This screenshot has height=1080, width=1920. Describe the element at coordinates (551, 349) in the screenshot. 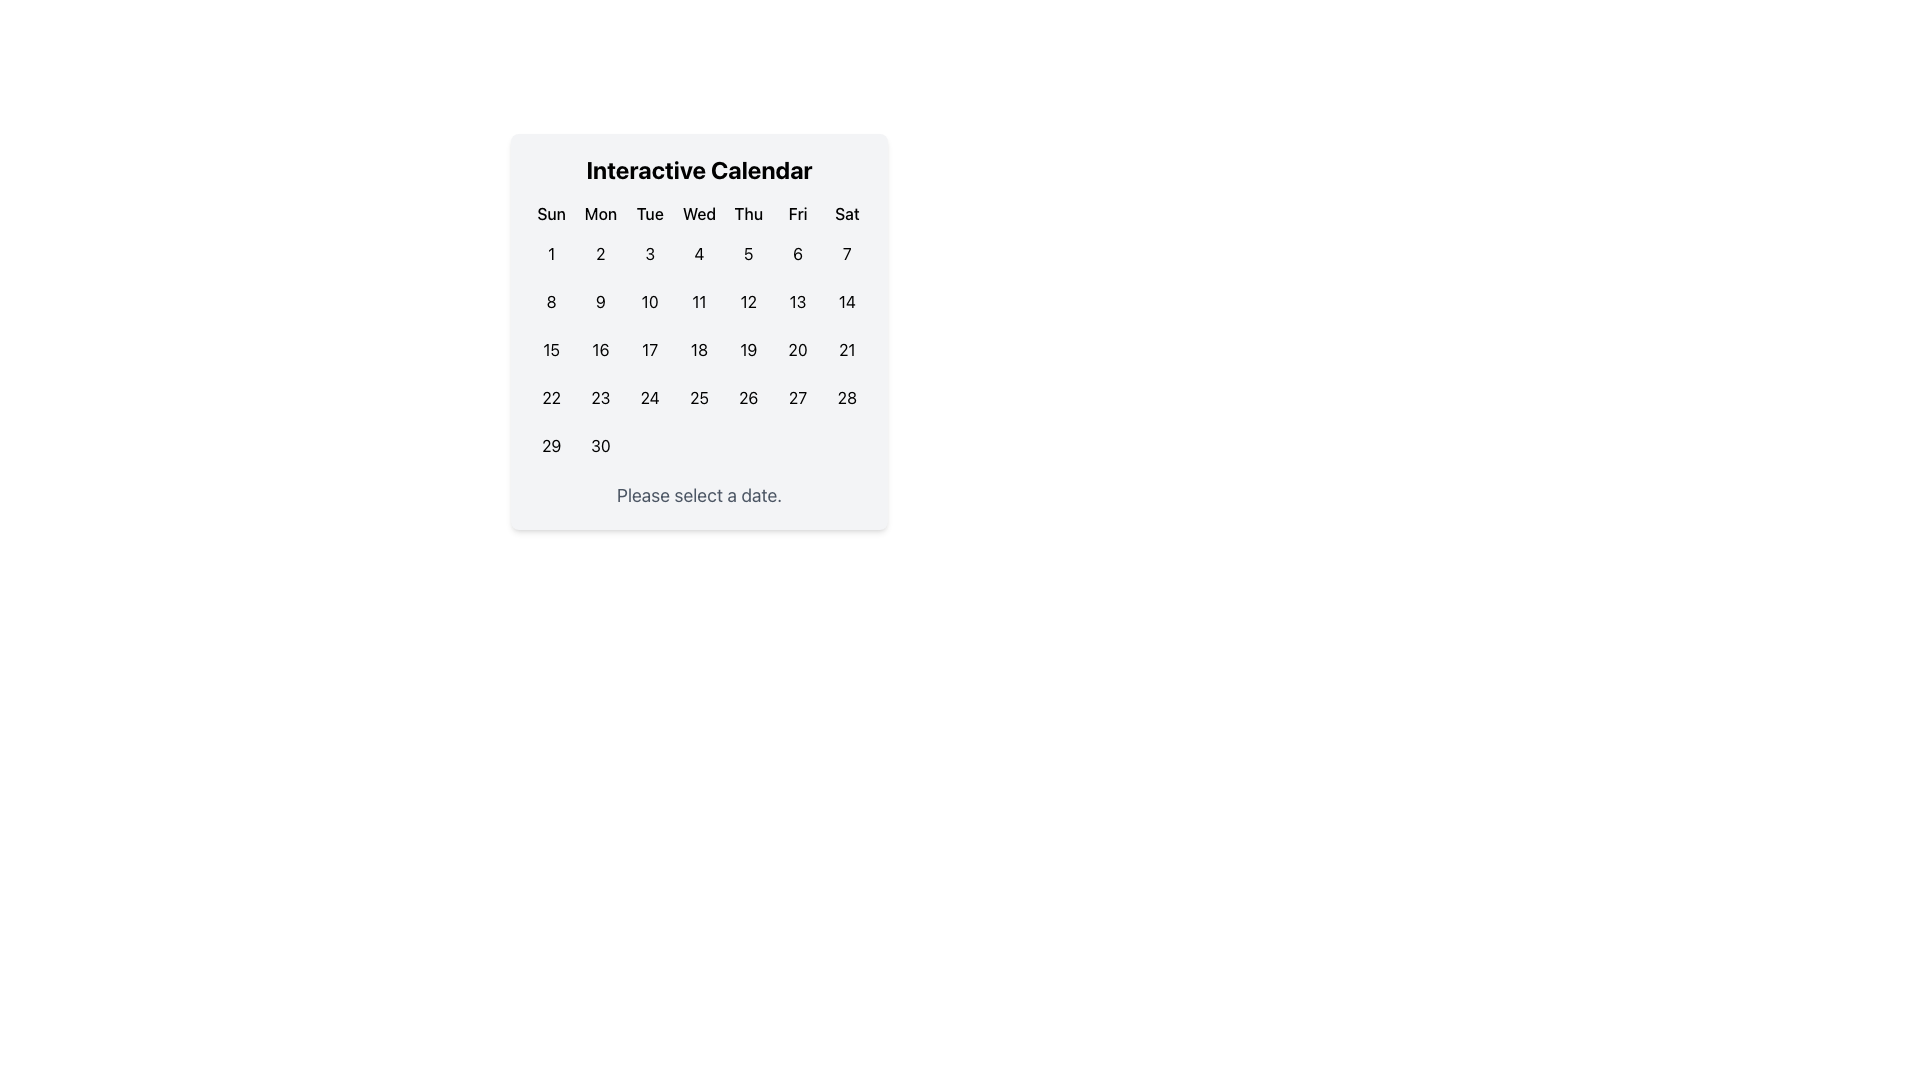

I see `the date button displaying '15' in the third row and first column of the calendar grid` at that location.